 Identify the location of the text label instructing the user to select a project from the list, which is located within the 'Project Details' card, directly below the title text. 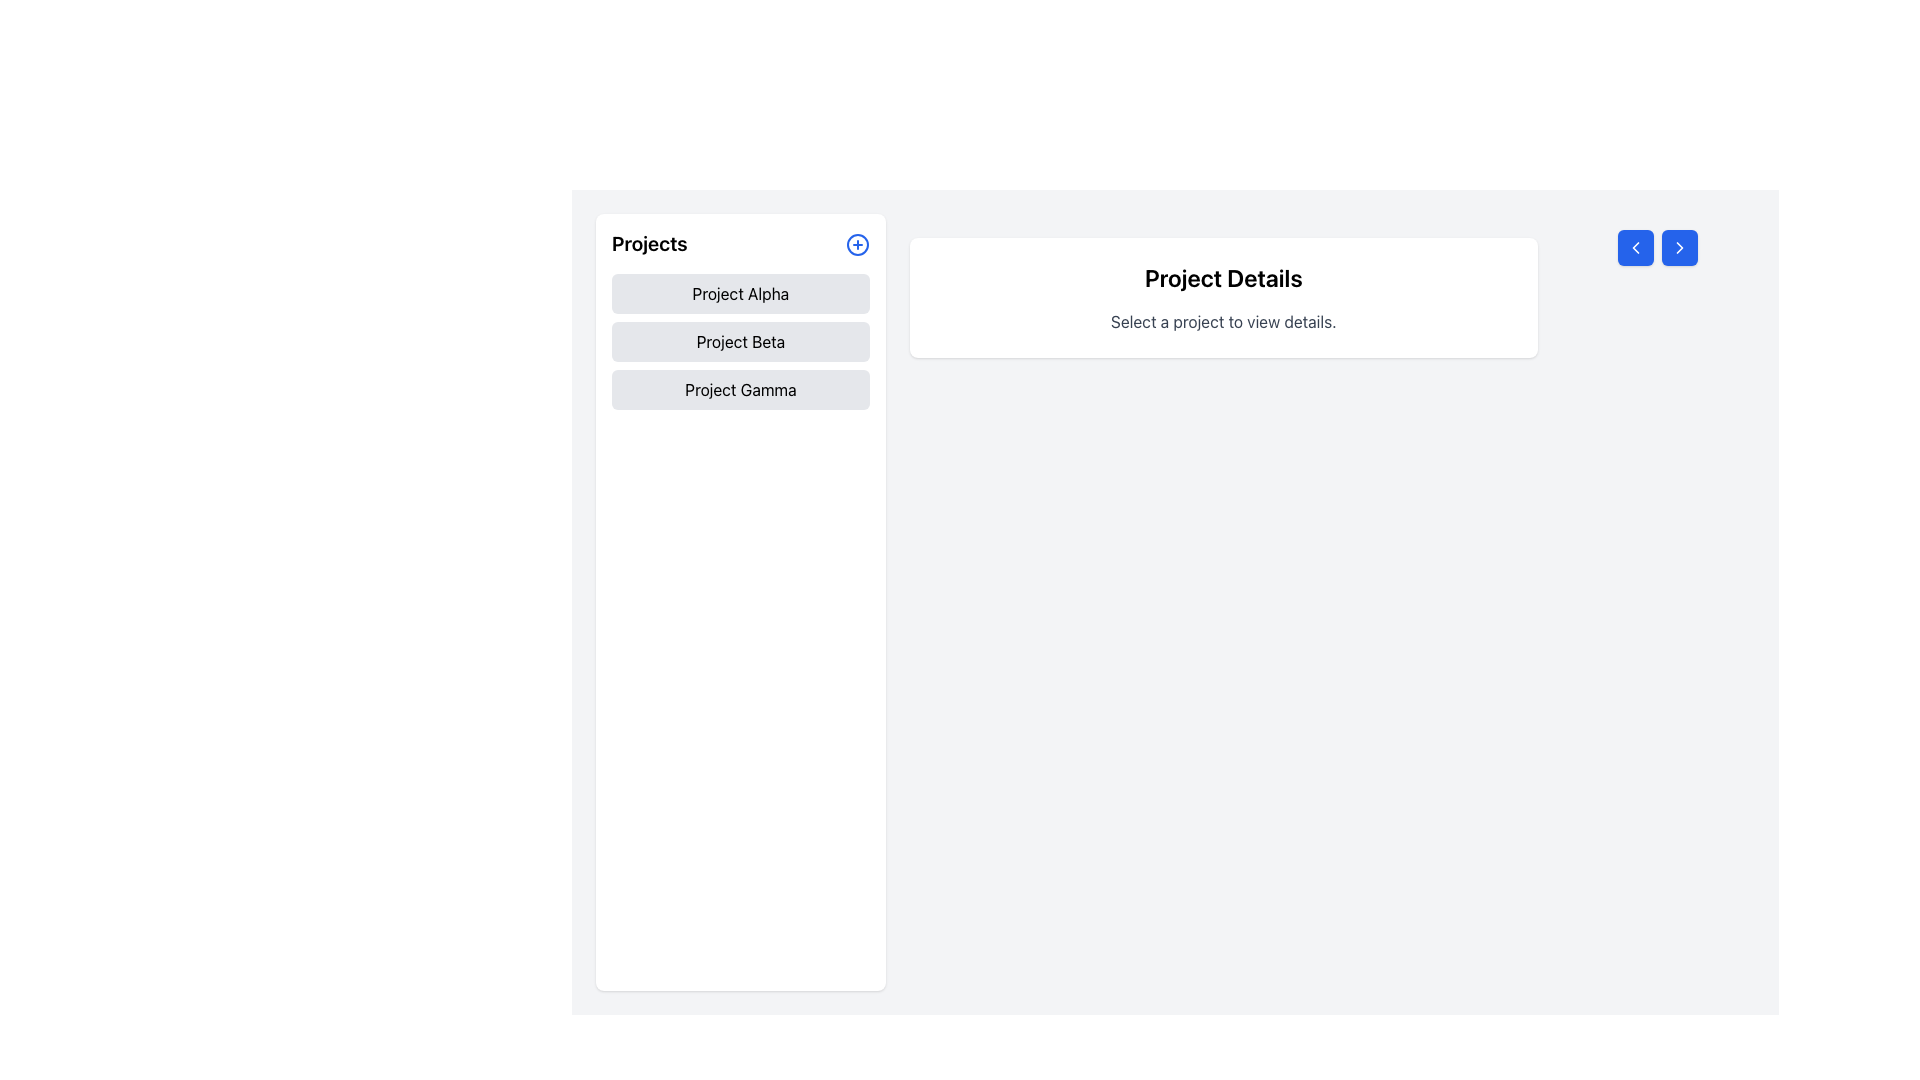
(1222, 320).